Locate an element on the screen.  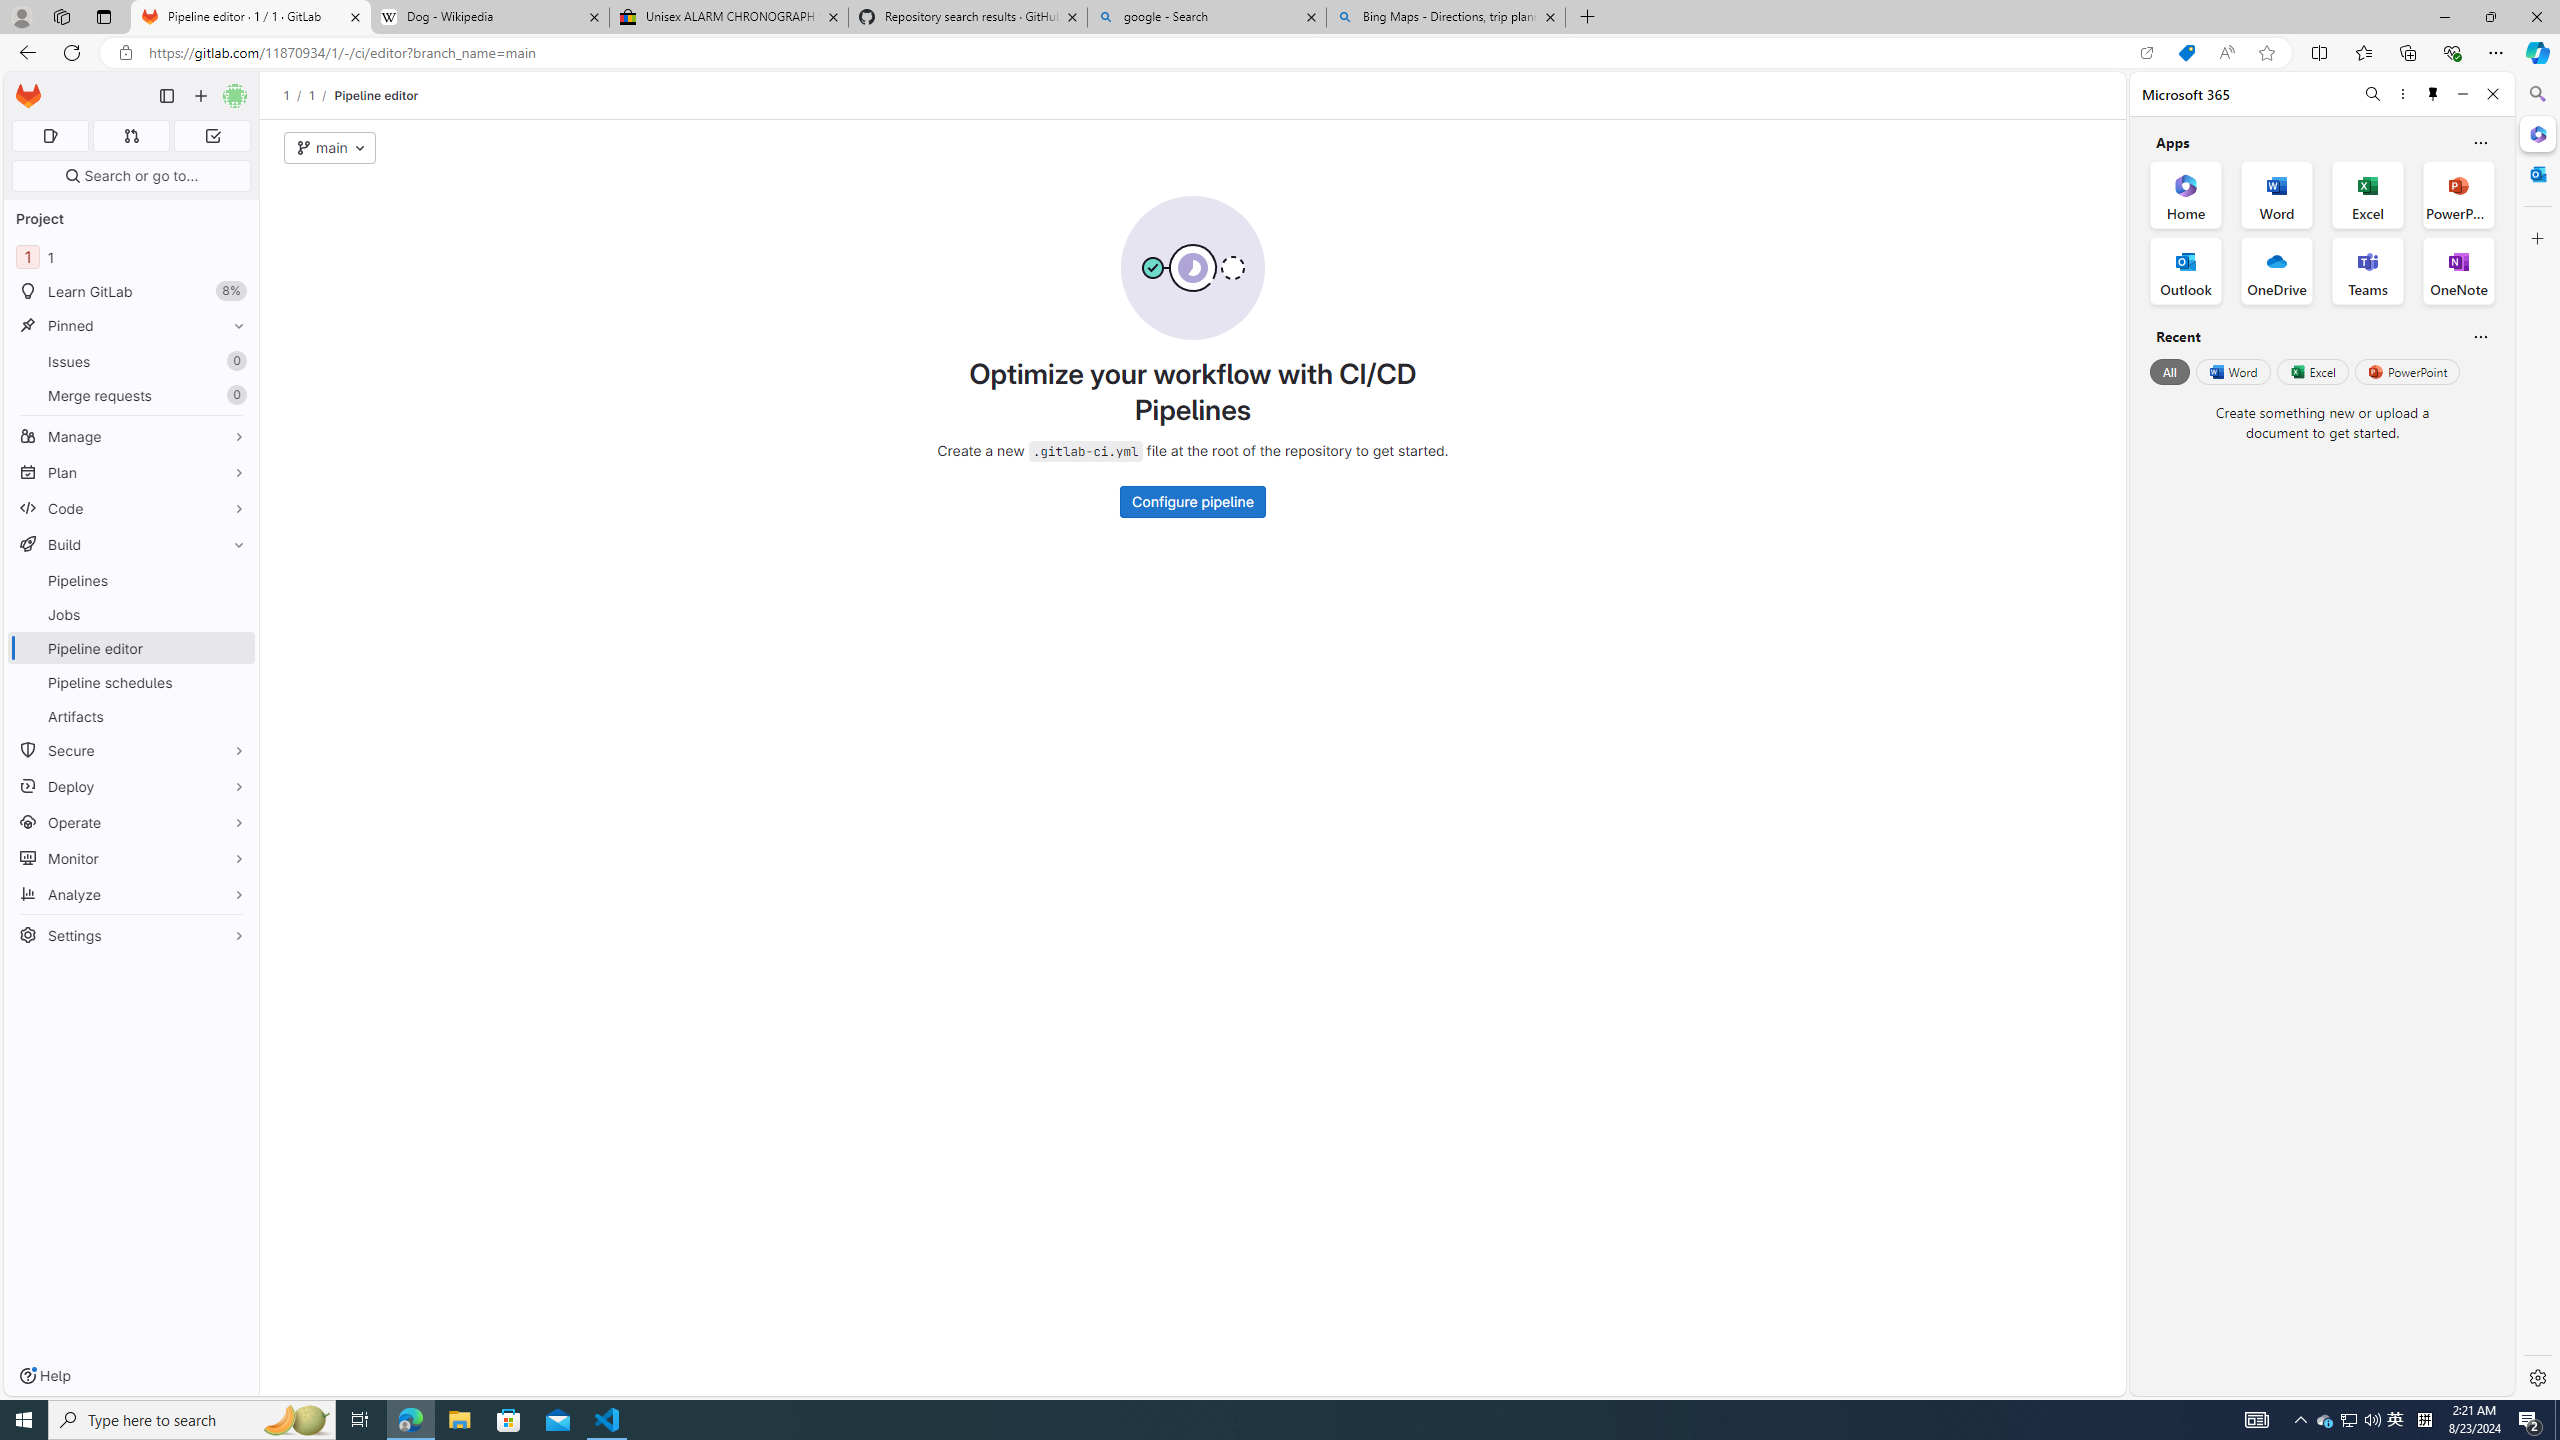
'Pipelines' is located at coordinates (130, 581).